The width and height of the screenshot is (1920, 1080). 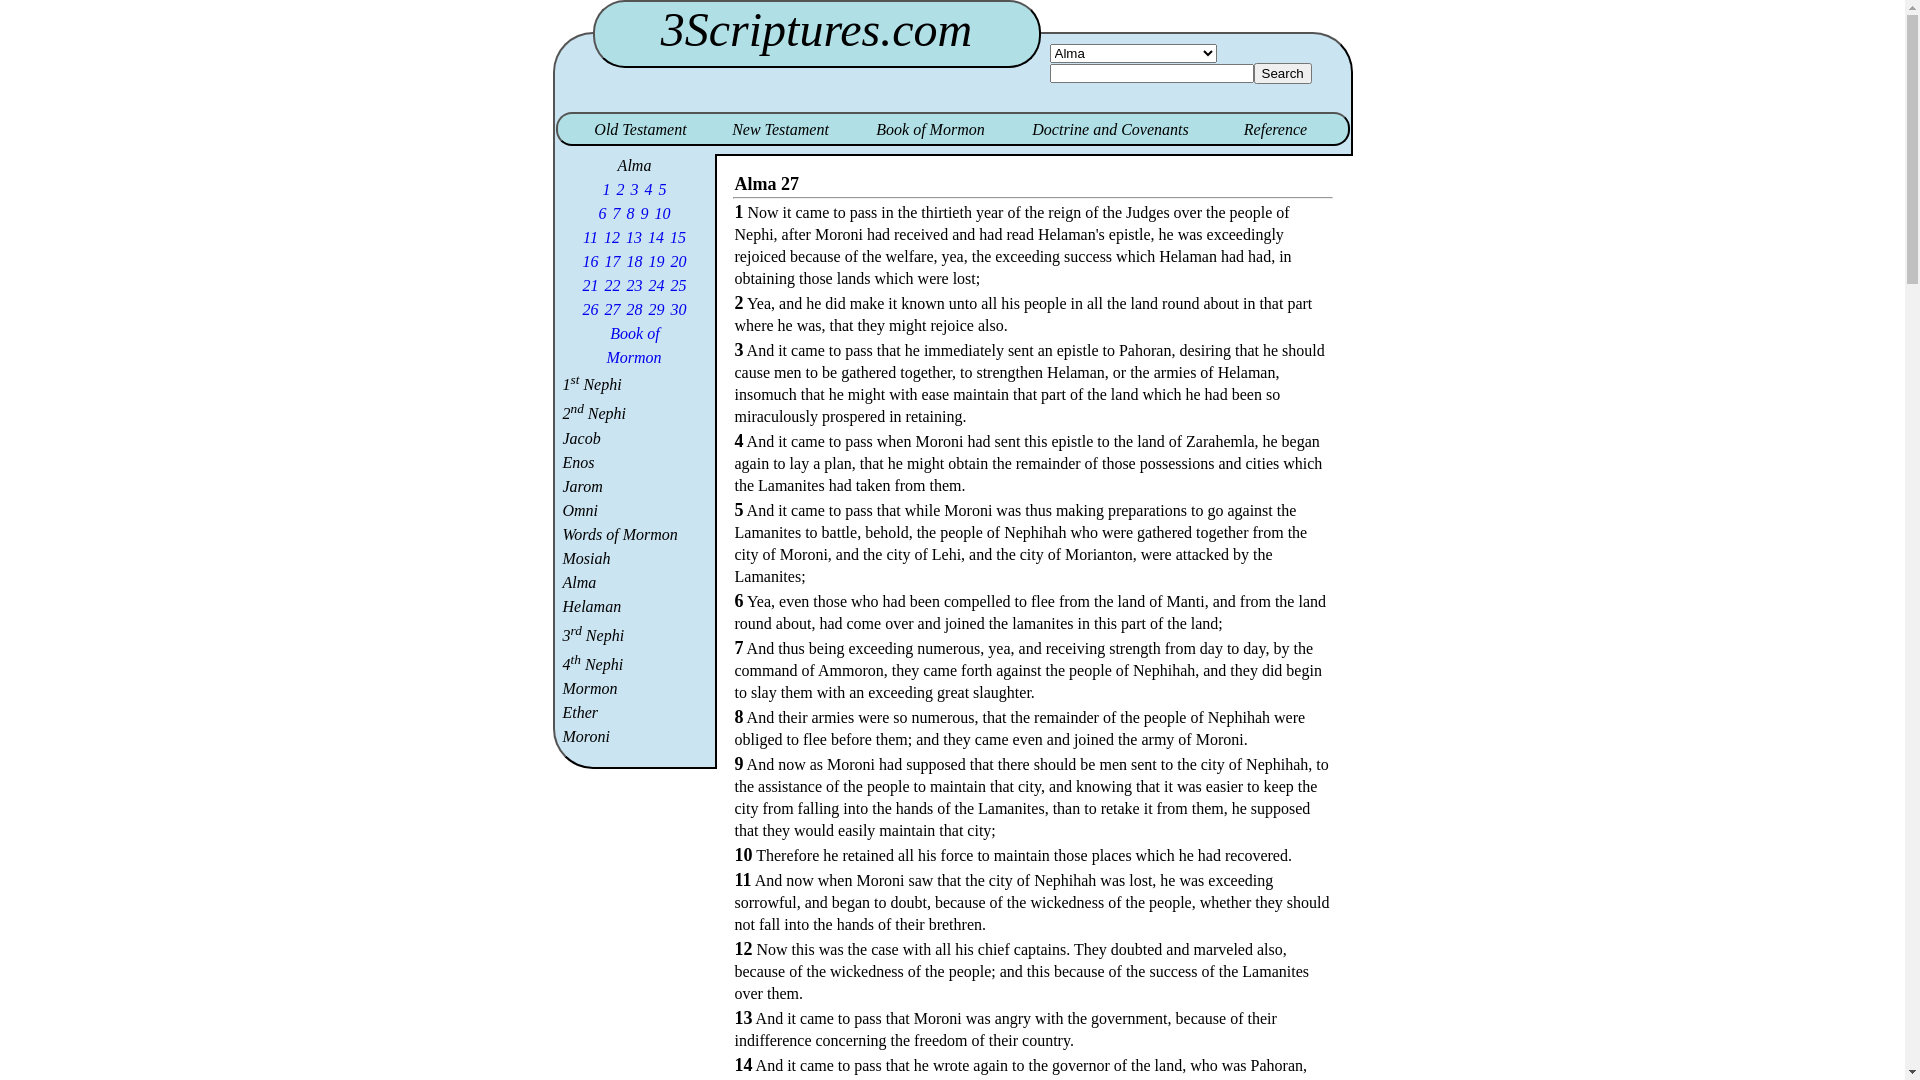 What do you see at coordinates (619, 189) in the screenshot?
I see `'2'` at bounding box center [619, 189].